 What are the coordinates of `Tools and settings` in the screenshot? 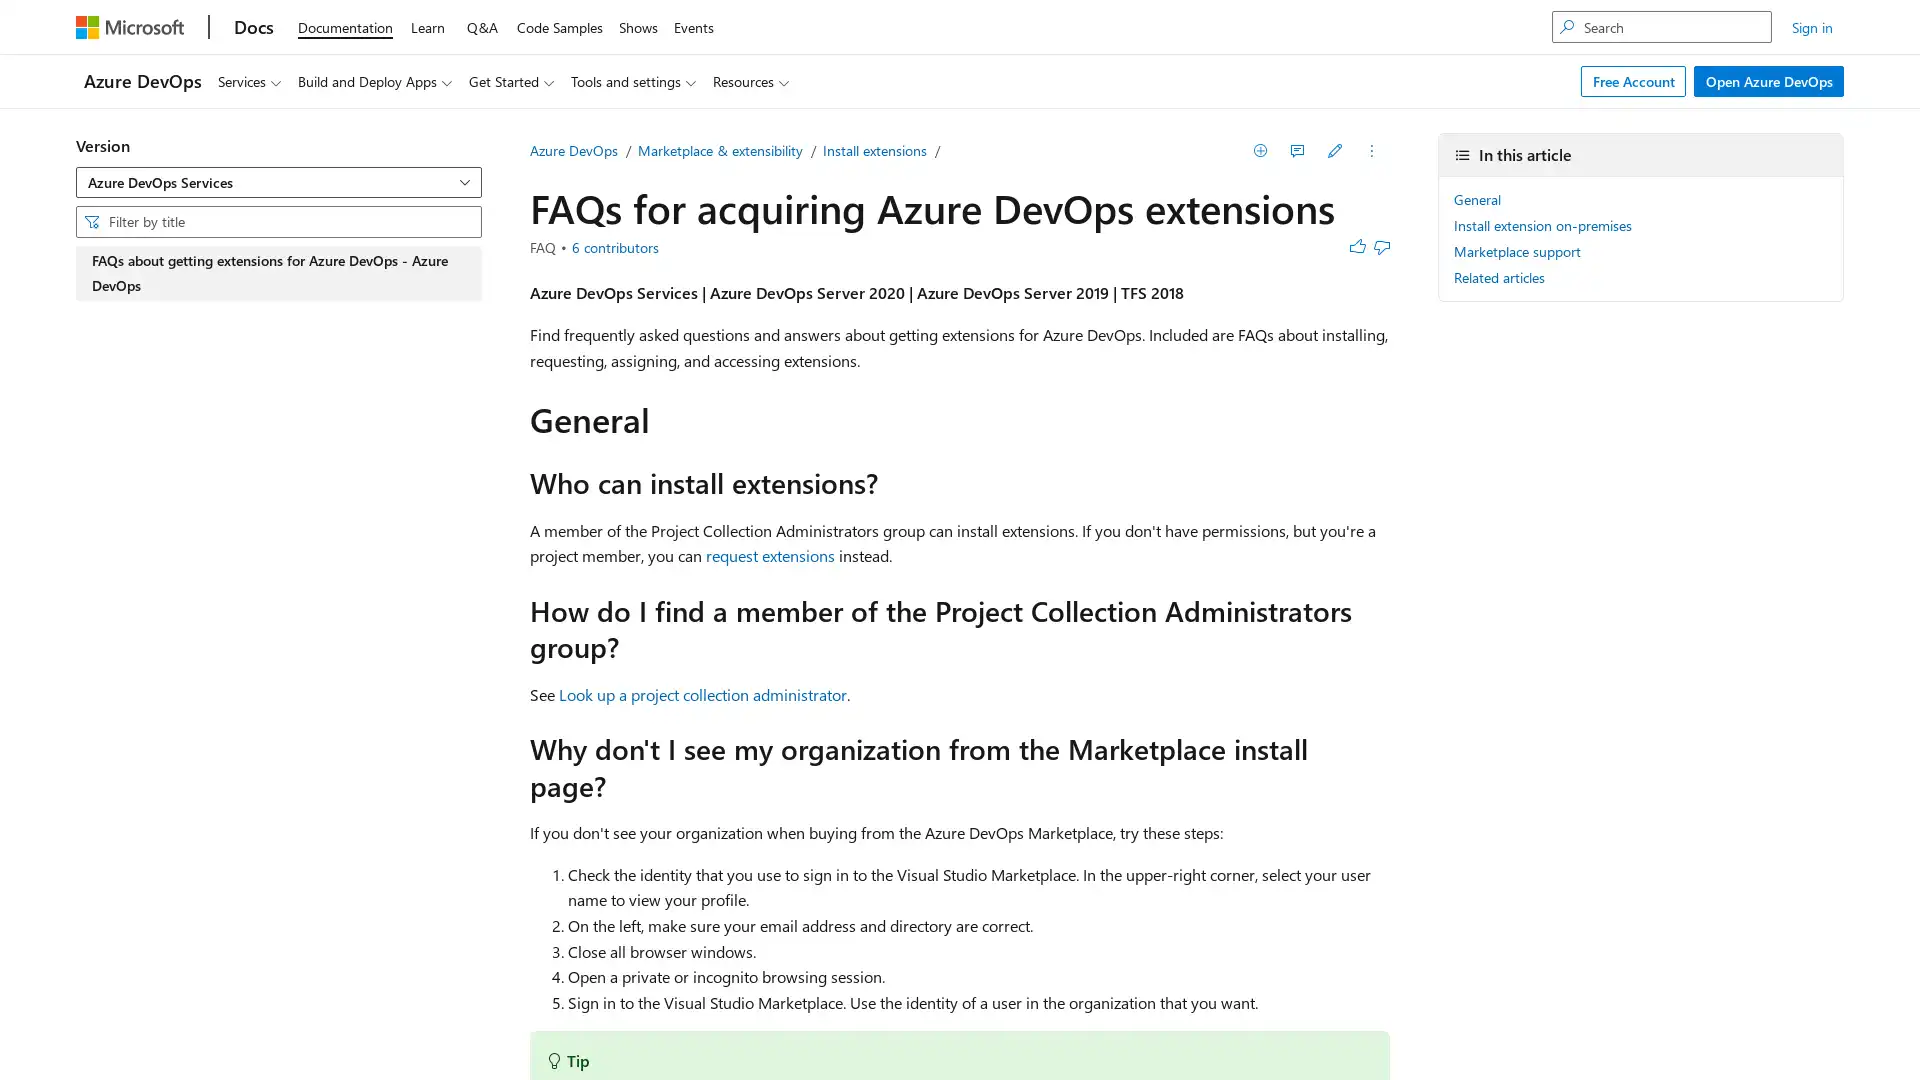 It's located at (632, 80).